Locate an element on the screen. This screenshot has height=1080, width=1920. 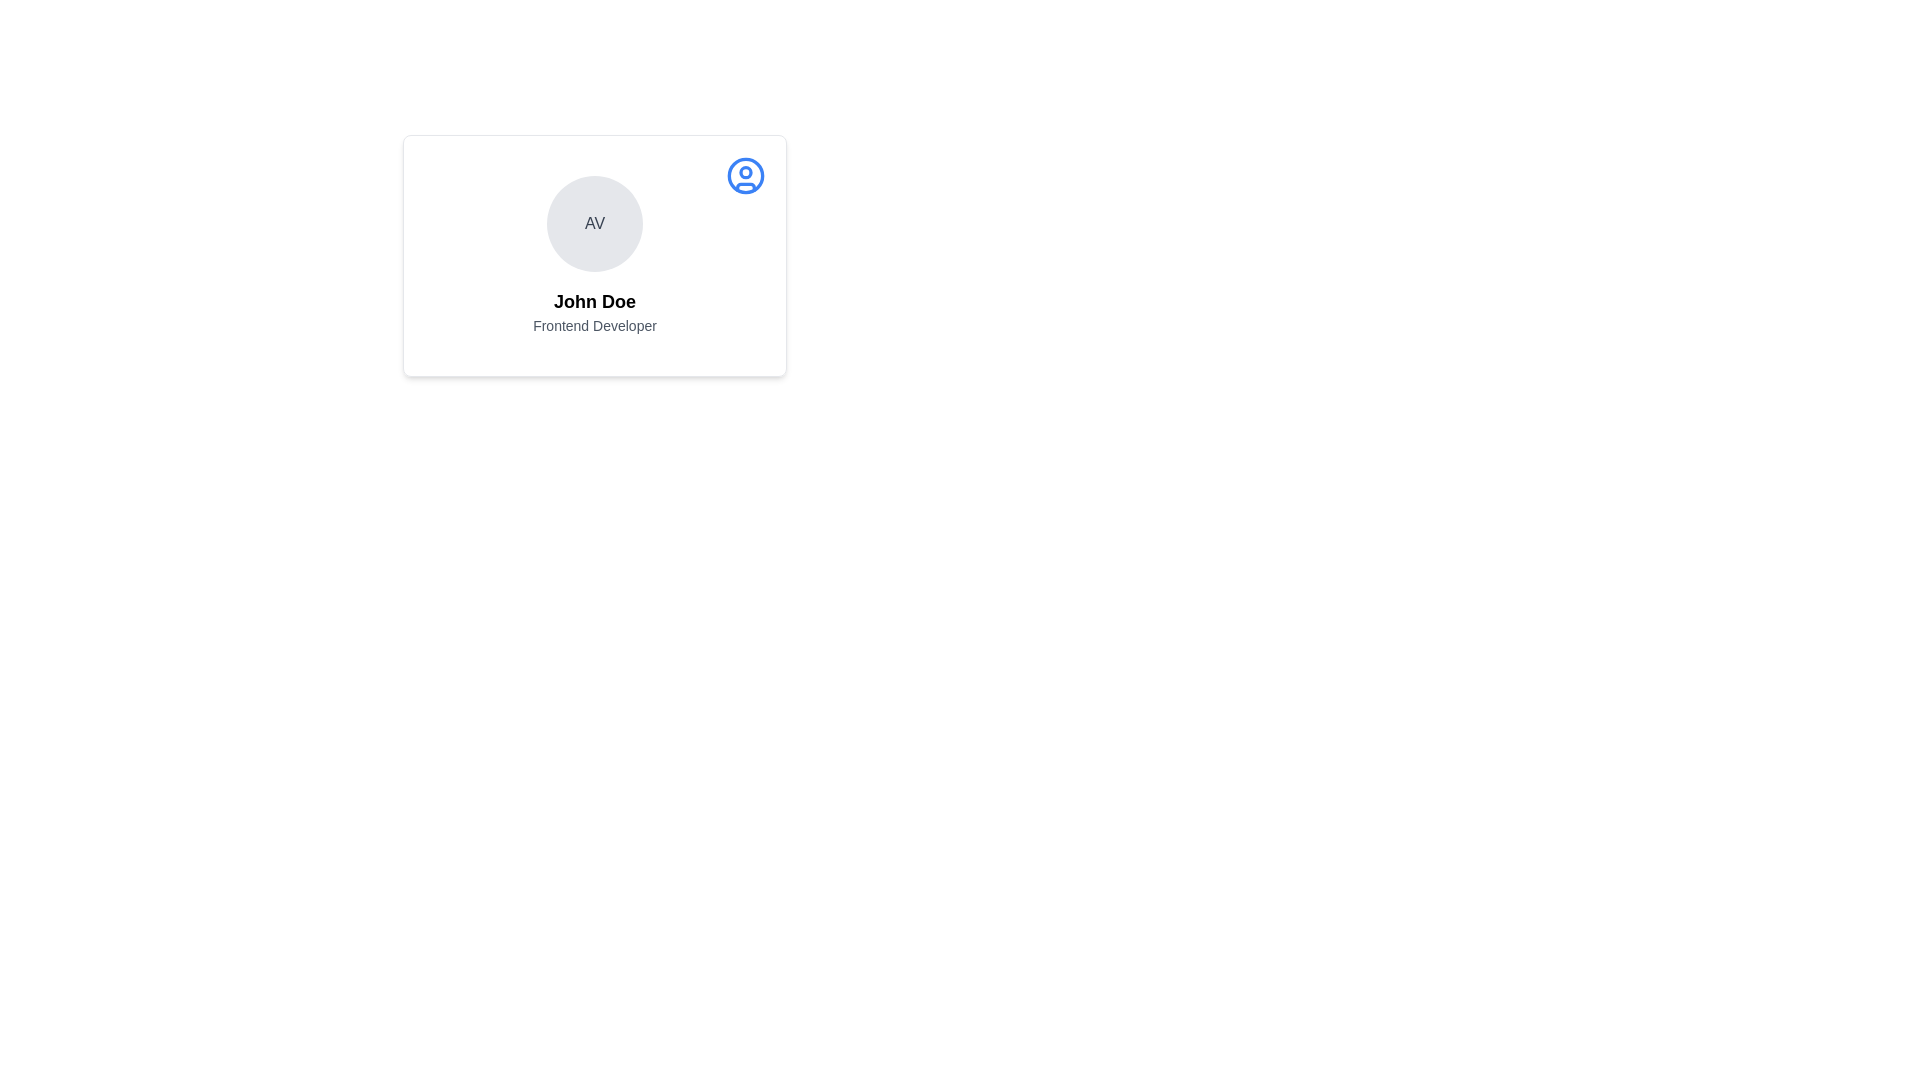
text label displaying 'John Doe', which is styled in bold and positioned below the circular placeholder with initials 'AV' is located at coordinates (594, 301).